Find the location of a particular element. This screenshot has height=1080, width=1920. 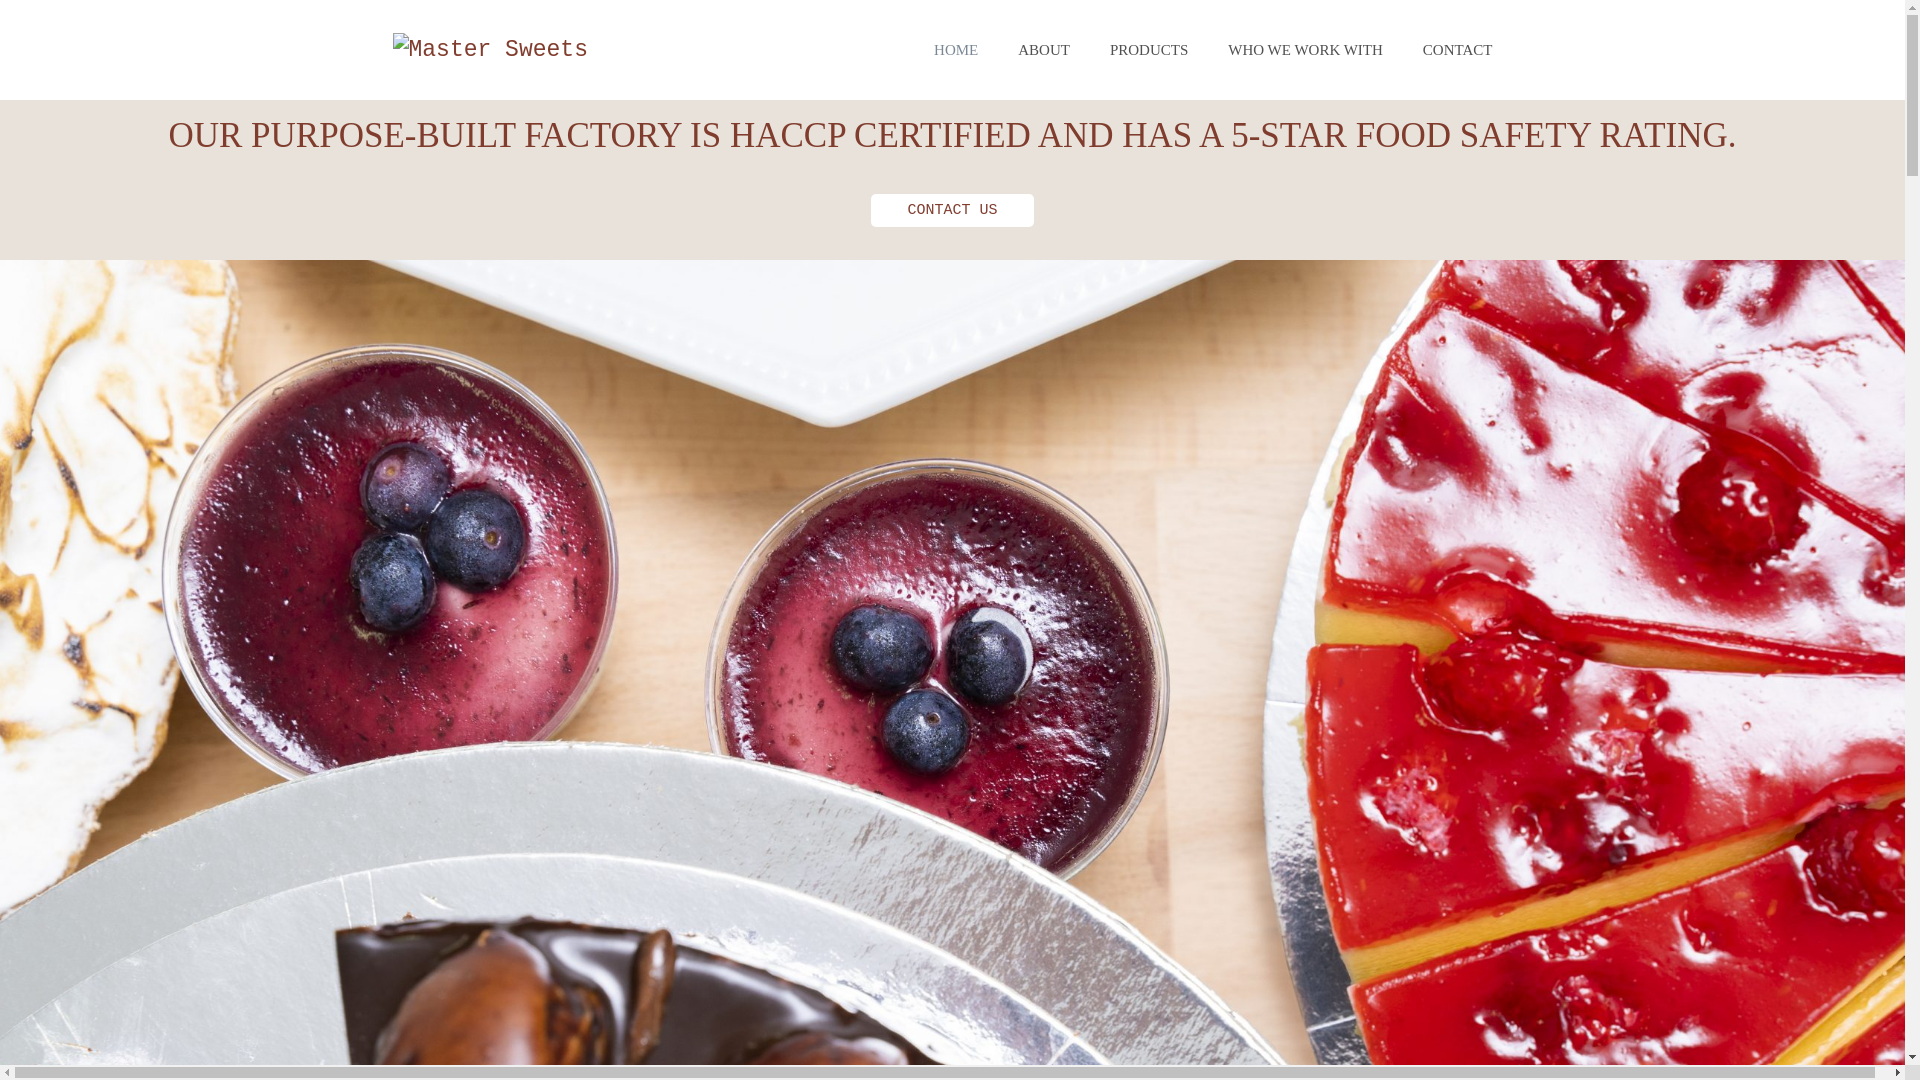

'Master Sweets' is located at coordinates (392, 49).